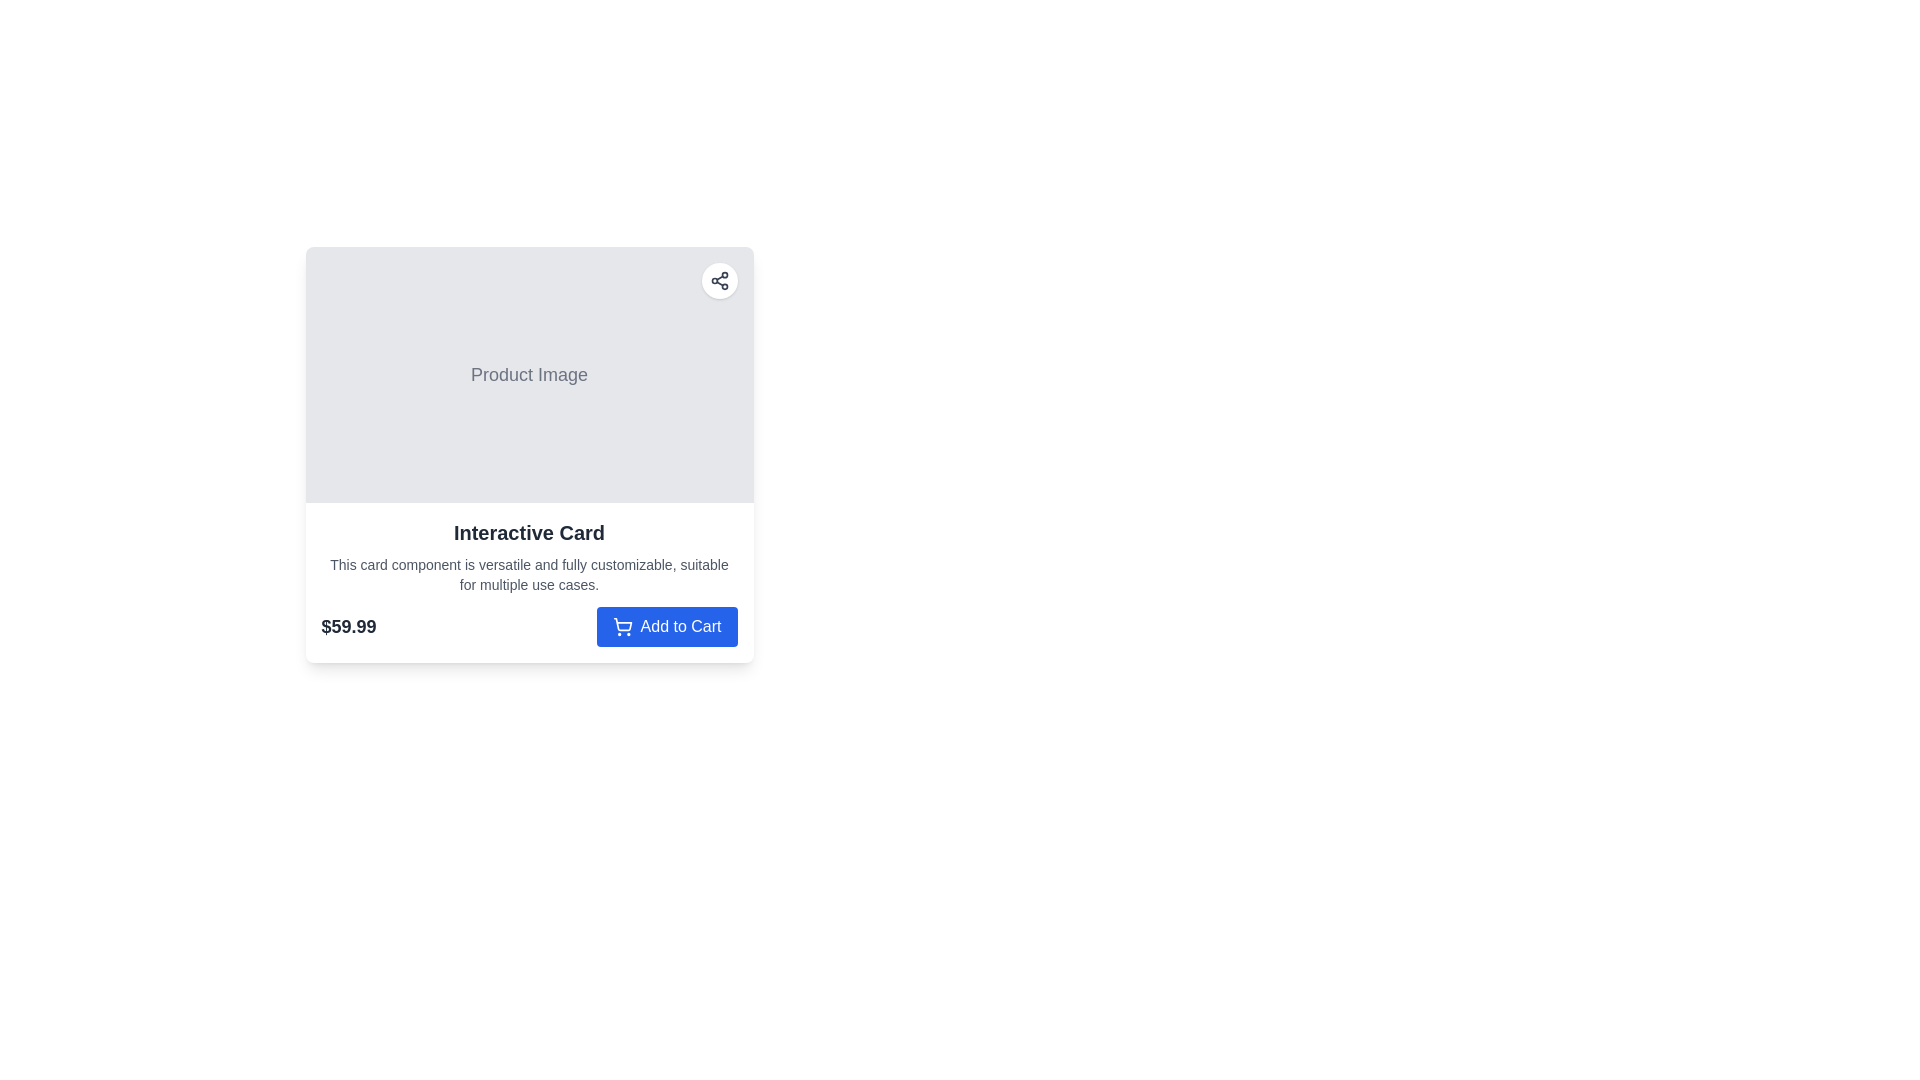 The width and height of the screenshot is (1920, 1080). I want to click on the Text Label that indicates the type or purpose of content associated with the product image, which is positioned within a card-style layout with a light gray background, so click(529, 374).